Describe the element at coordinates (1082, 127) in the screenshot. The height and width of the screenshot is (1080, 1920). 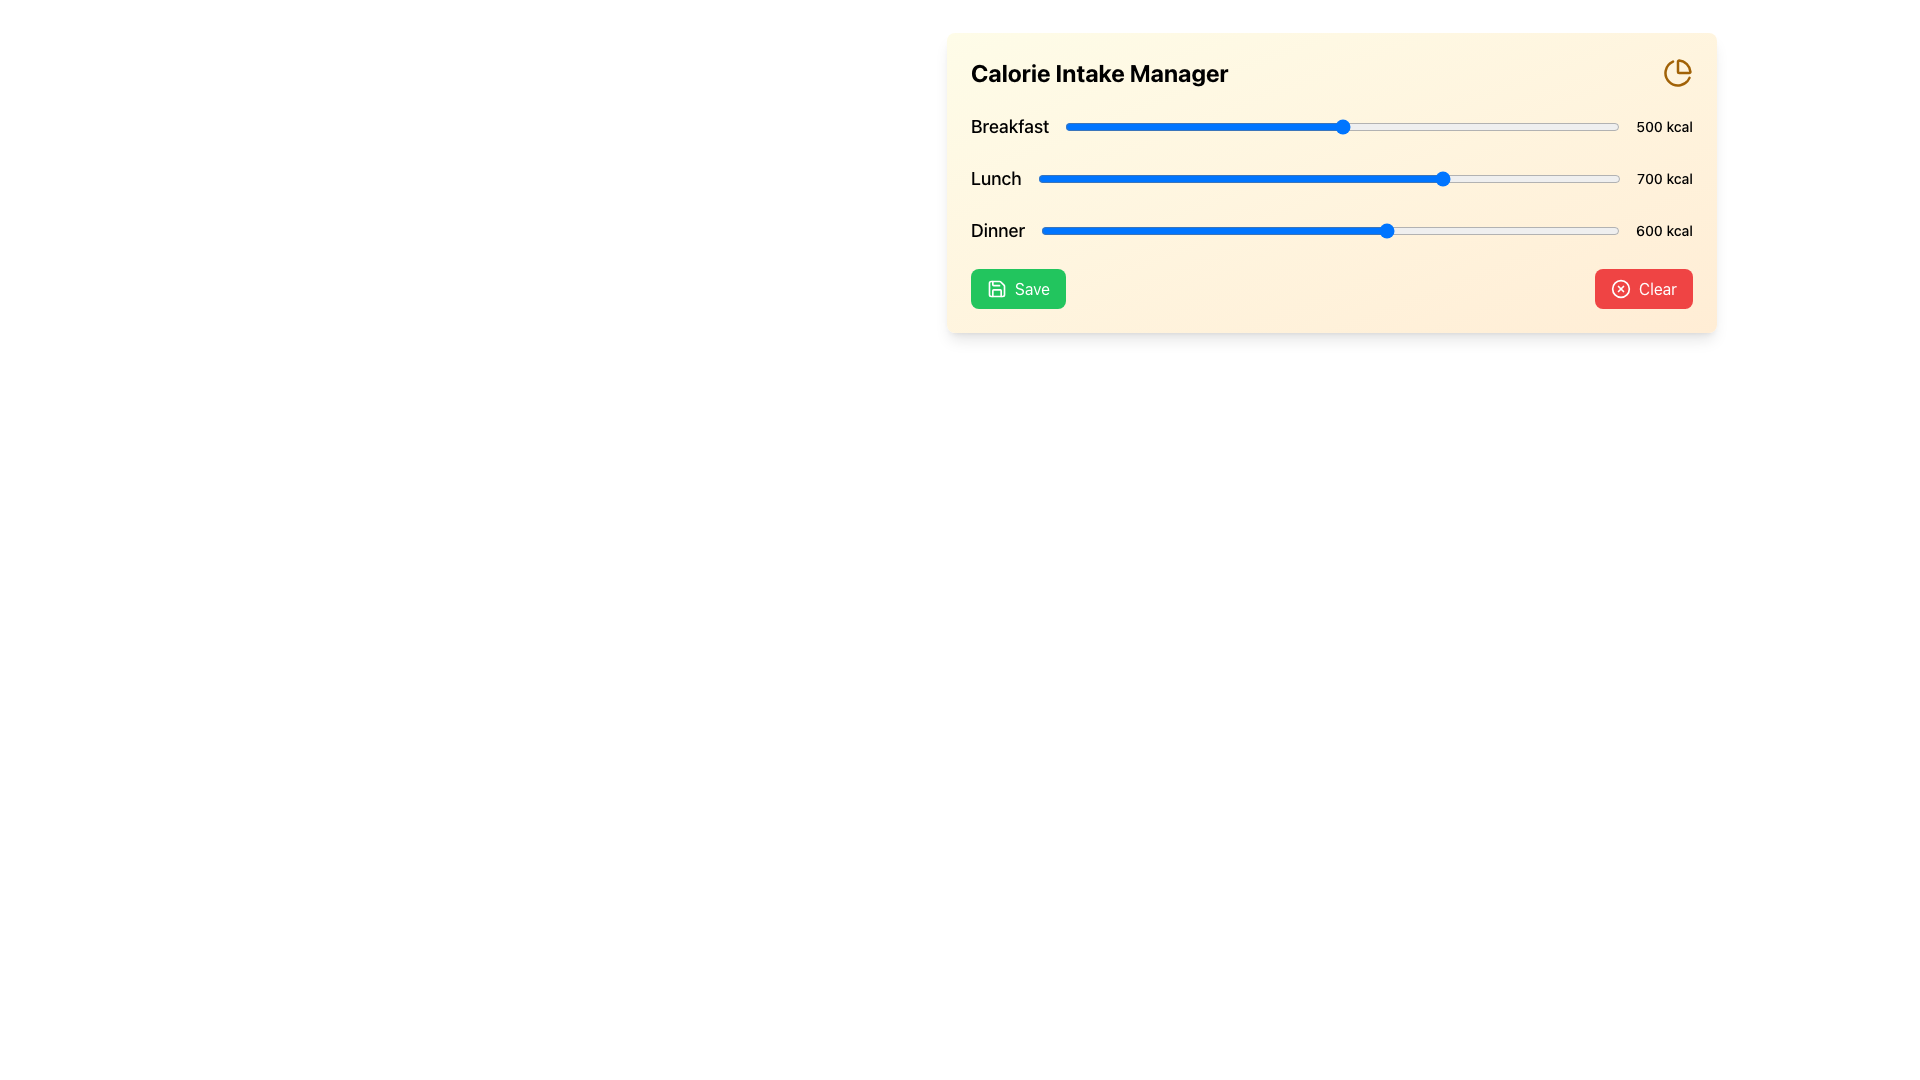
I see `the breakfast calorie intake` at that location.